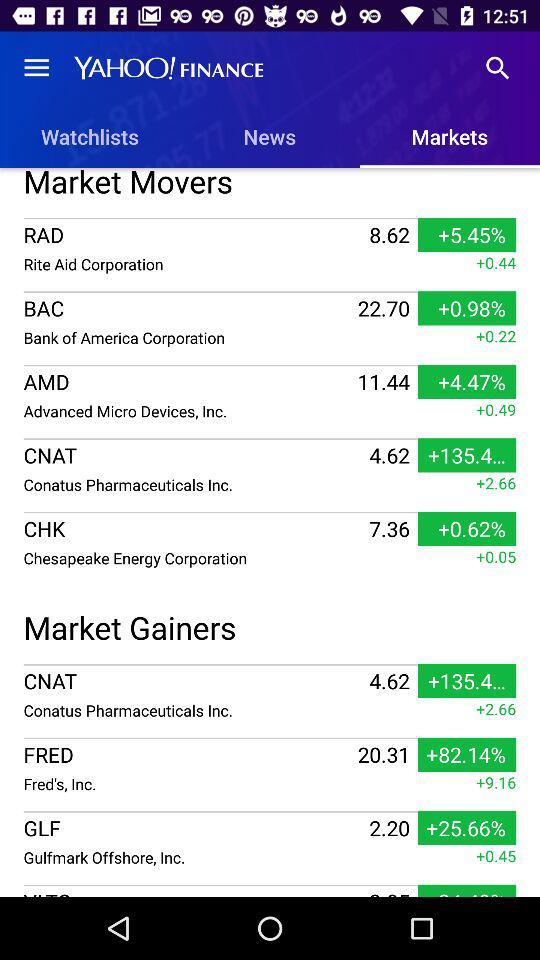  What do you see at coordinates (188, 783) in the screenshot?
I see `the icon next to 20.31 icon` at bounding box center [188, 783].